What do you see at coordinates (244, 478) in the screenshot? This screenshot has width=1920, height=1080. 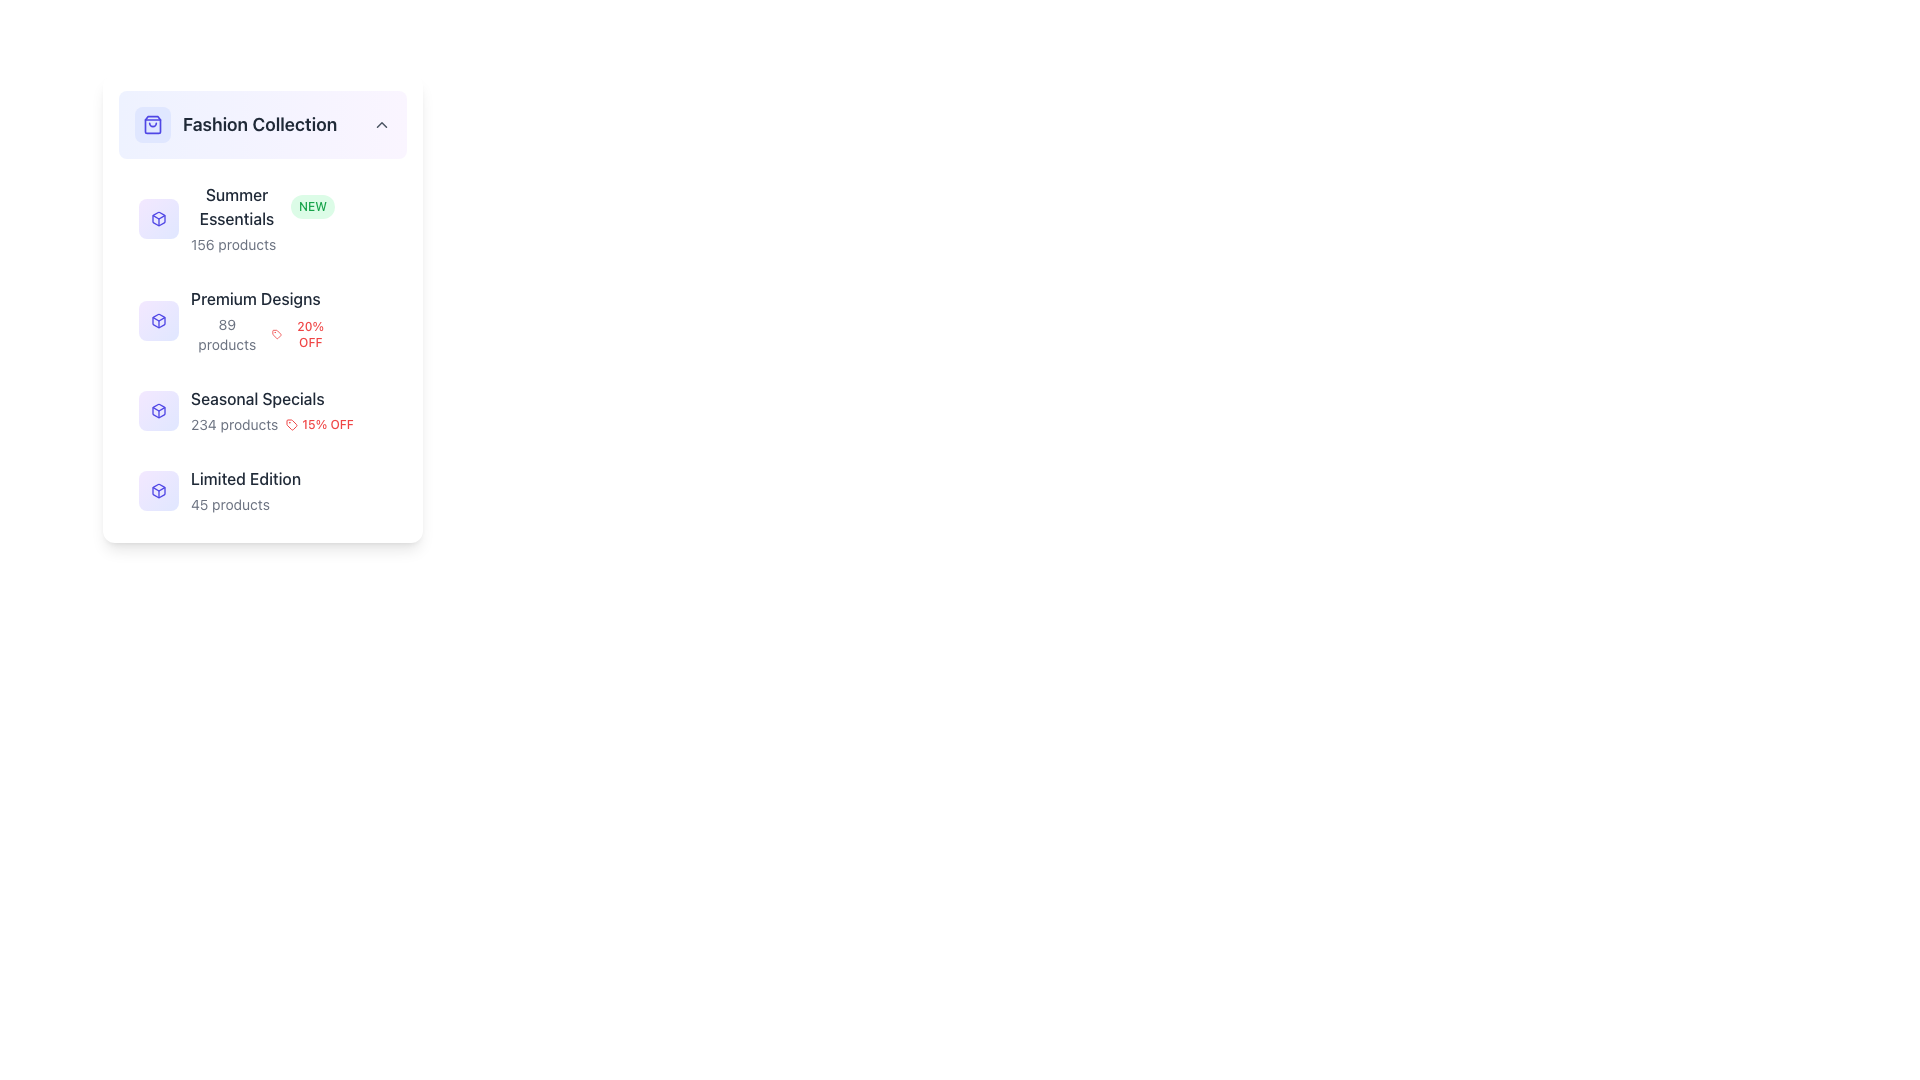 I see `the 'Limited Edition' category label, which is the fourth item in the vertical list under 'Fashion Collection', located between 'Seasonal Specials' and the product count label` at bounding box center [244, 478].